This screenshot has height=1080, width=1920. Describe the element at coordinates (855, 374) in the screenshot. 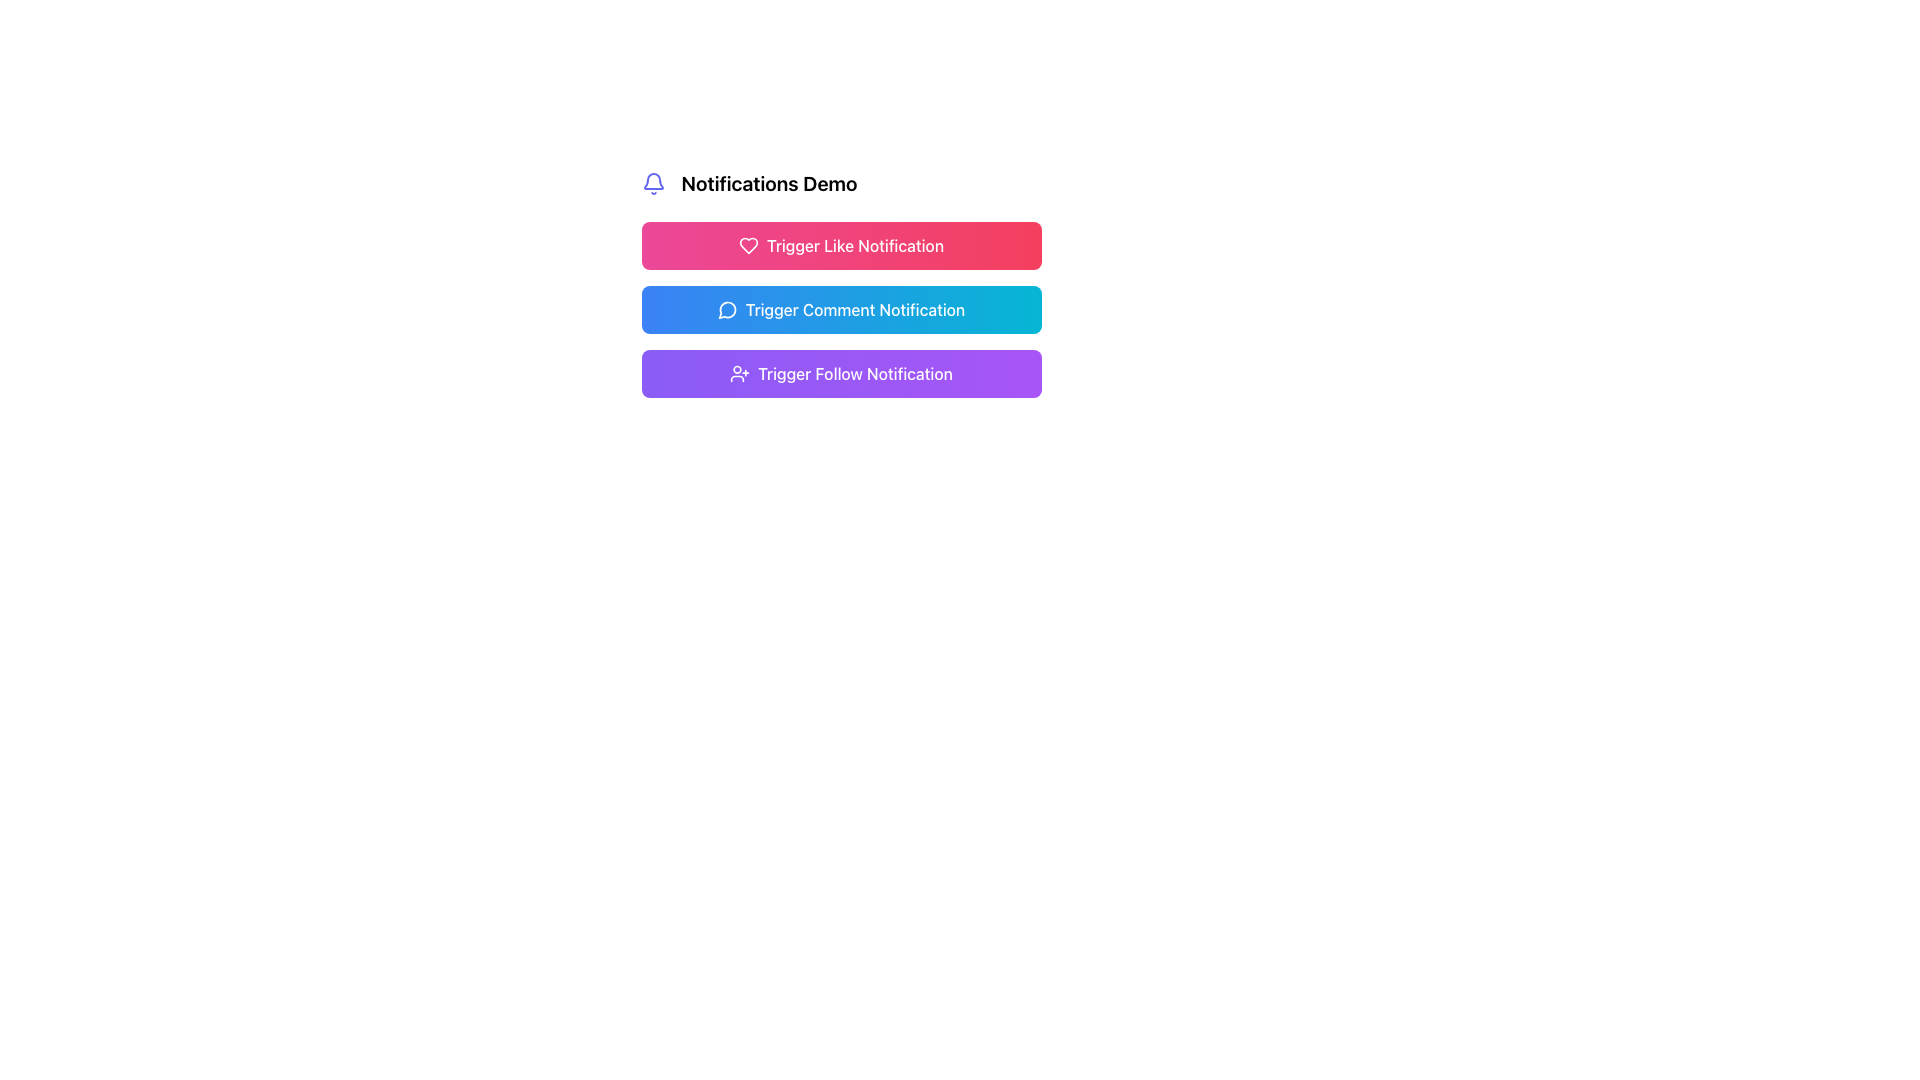

I see `the text label that reads 'Trigger Follow Notification' within the purple gradient button, which is the third button in the list below 'Trigger Comment Notification'` at that location.